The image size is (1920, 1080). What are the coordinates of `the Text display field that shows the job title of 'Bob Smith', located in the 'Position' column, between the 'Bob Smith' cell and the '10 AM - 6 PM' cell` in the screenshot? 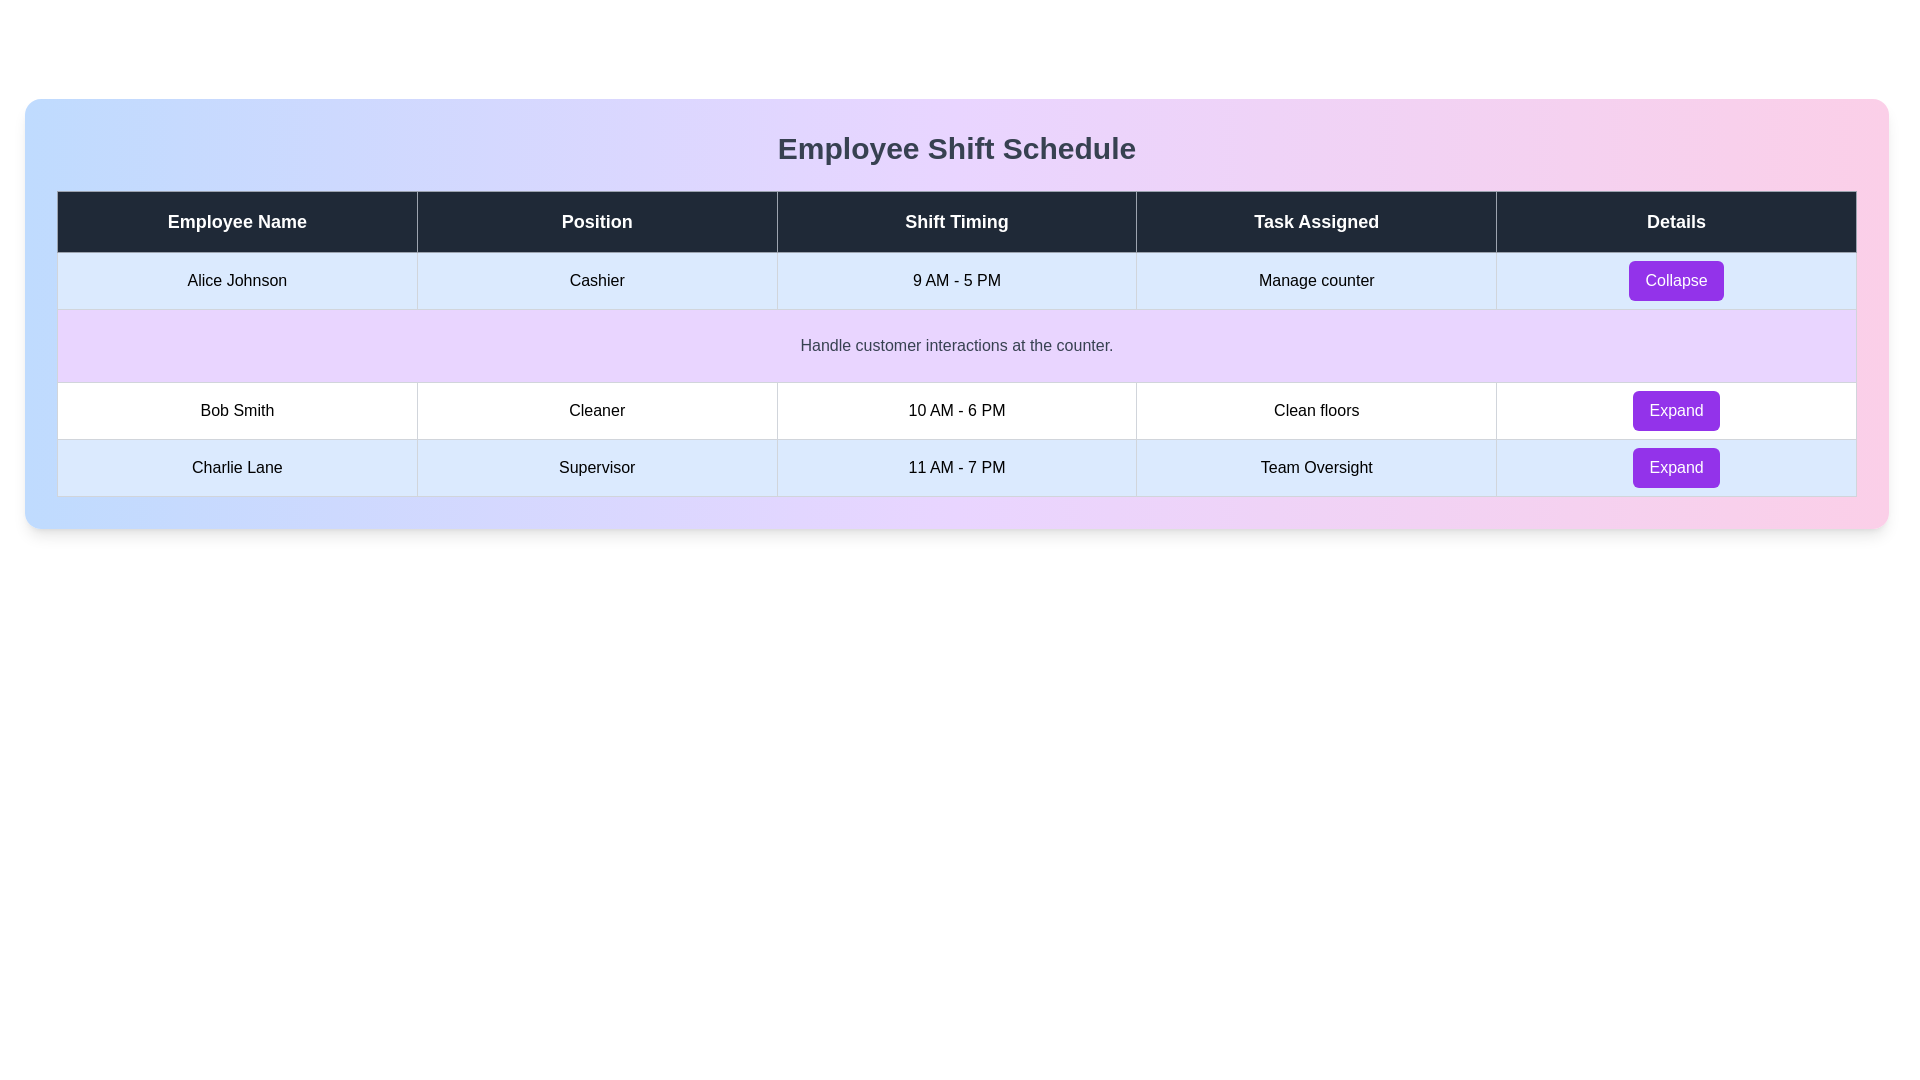 It's located at (596, 410).